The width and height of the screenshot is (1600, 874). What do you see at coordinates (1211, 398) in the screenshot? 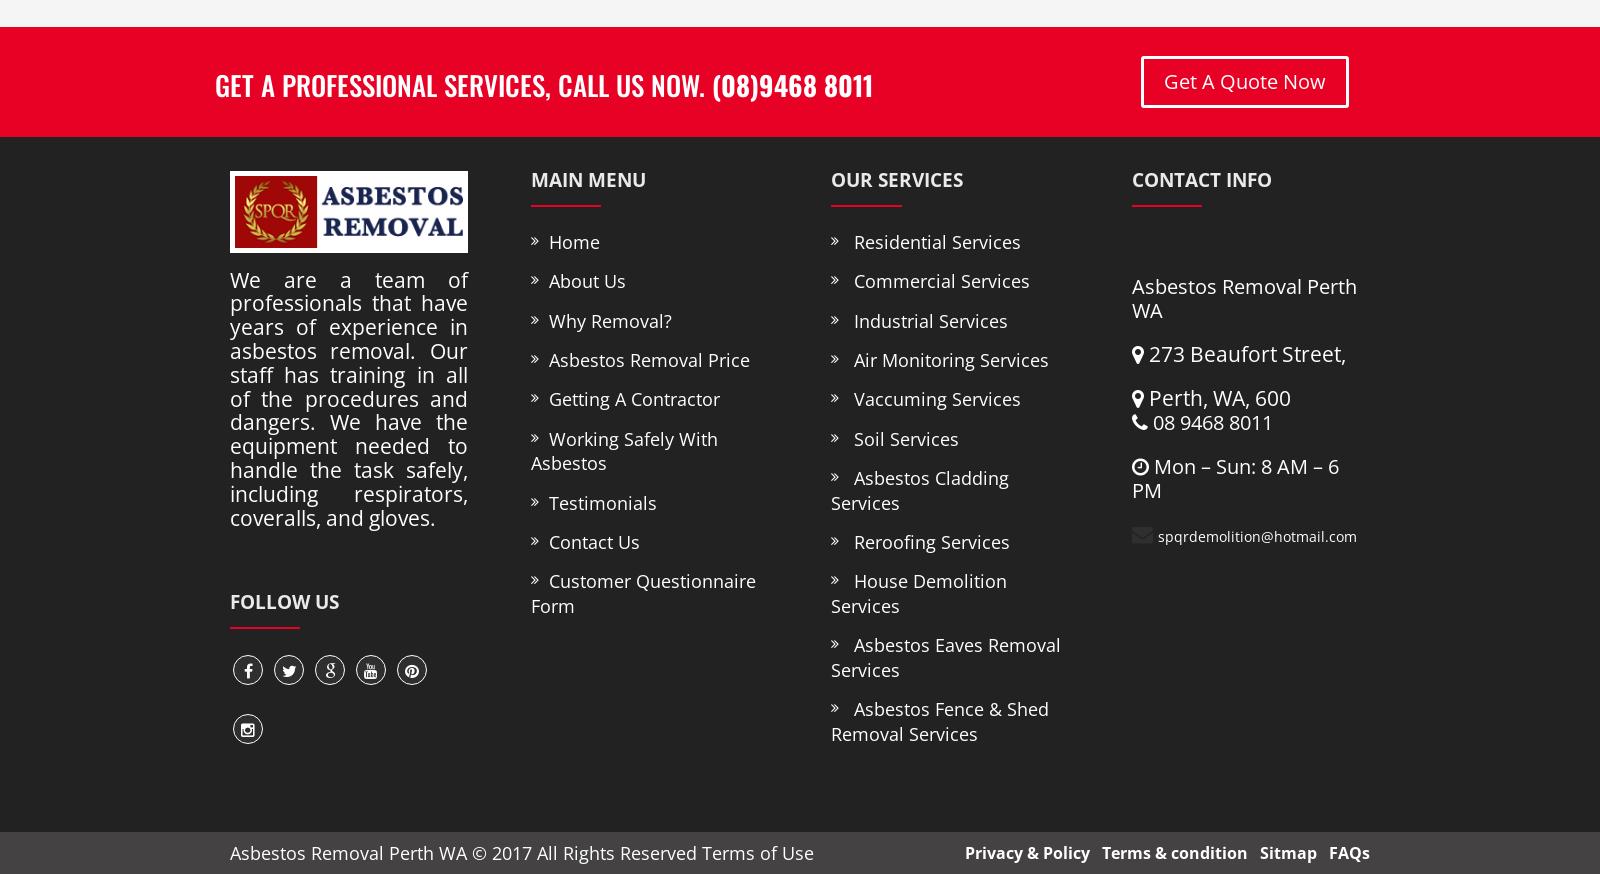
I see `'WA,'` at bounding box center [1211, 398].